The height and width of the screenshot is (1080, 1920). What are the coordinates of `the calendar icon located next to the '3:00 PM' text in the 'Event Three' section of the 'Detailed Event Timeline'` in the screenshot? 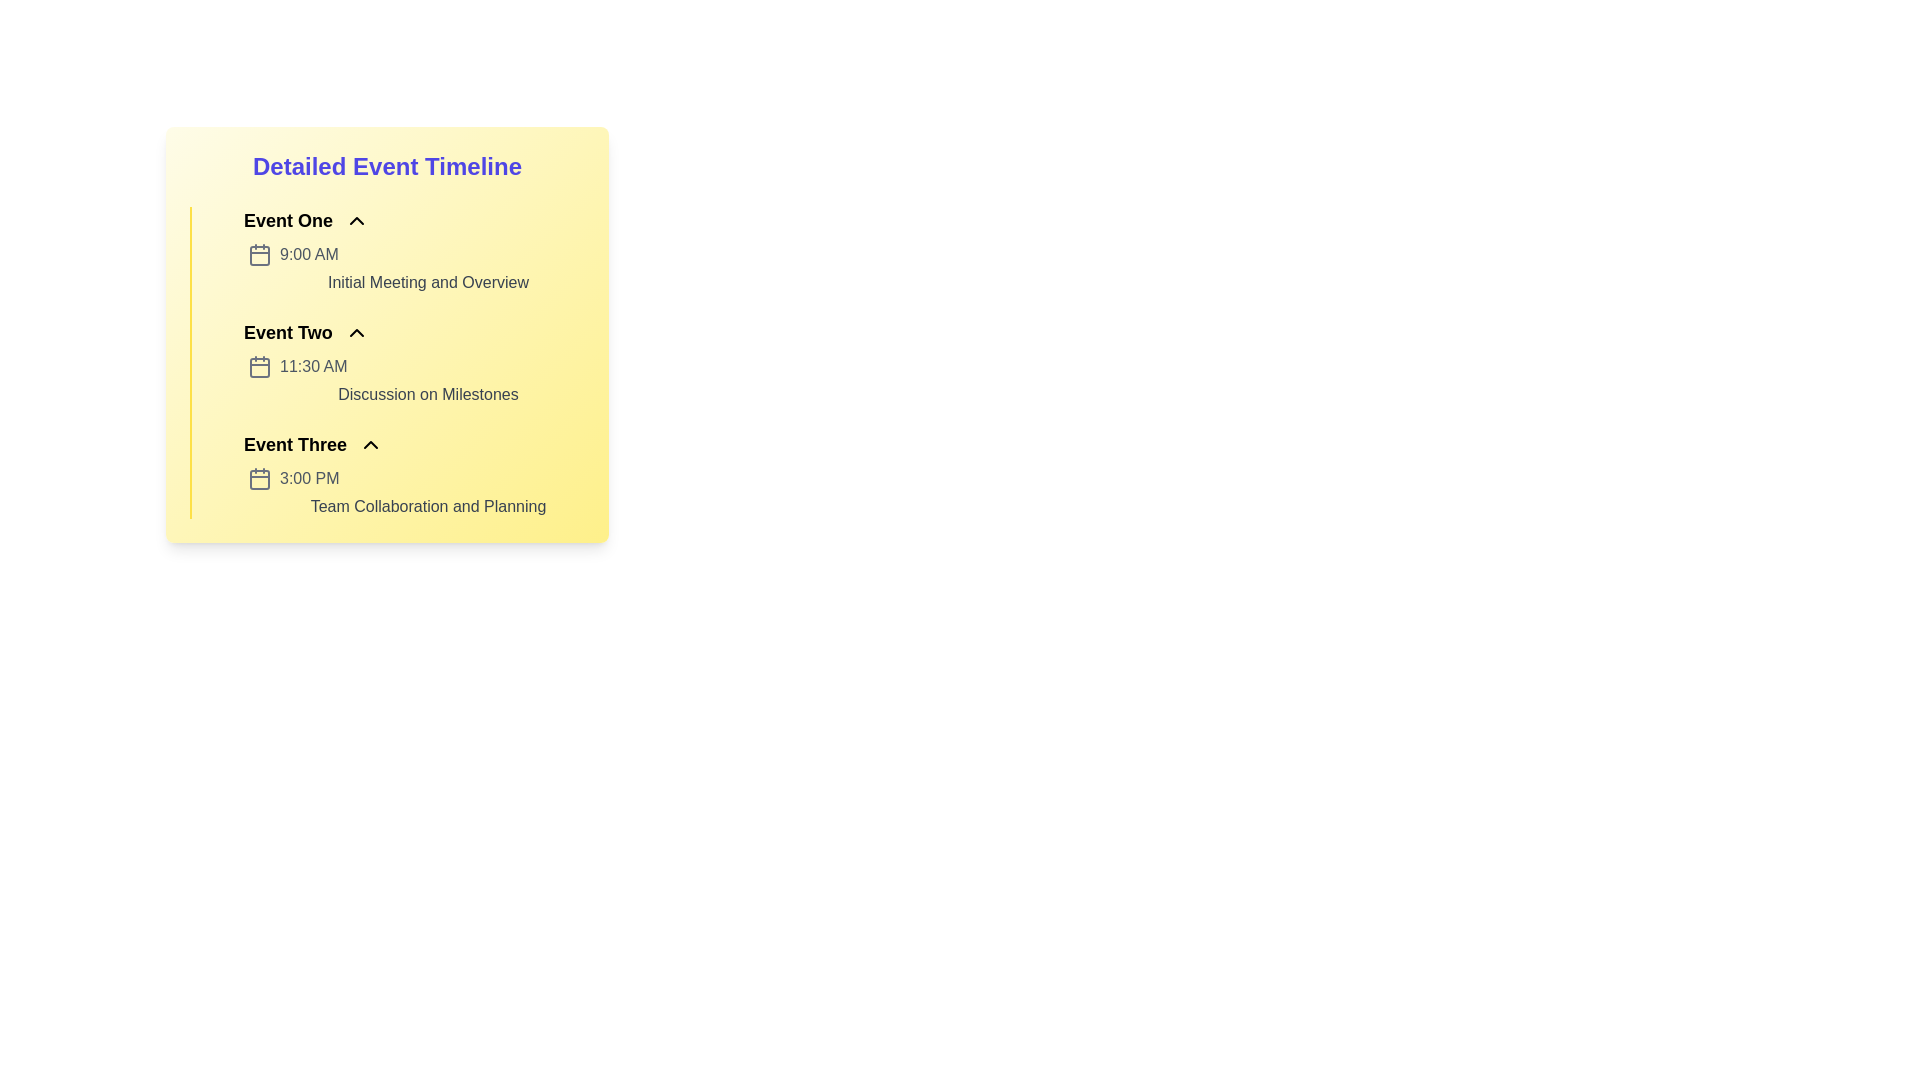 It's located at (258, 478).